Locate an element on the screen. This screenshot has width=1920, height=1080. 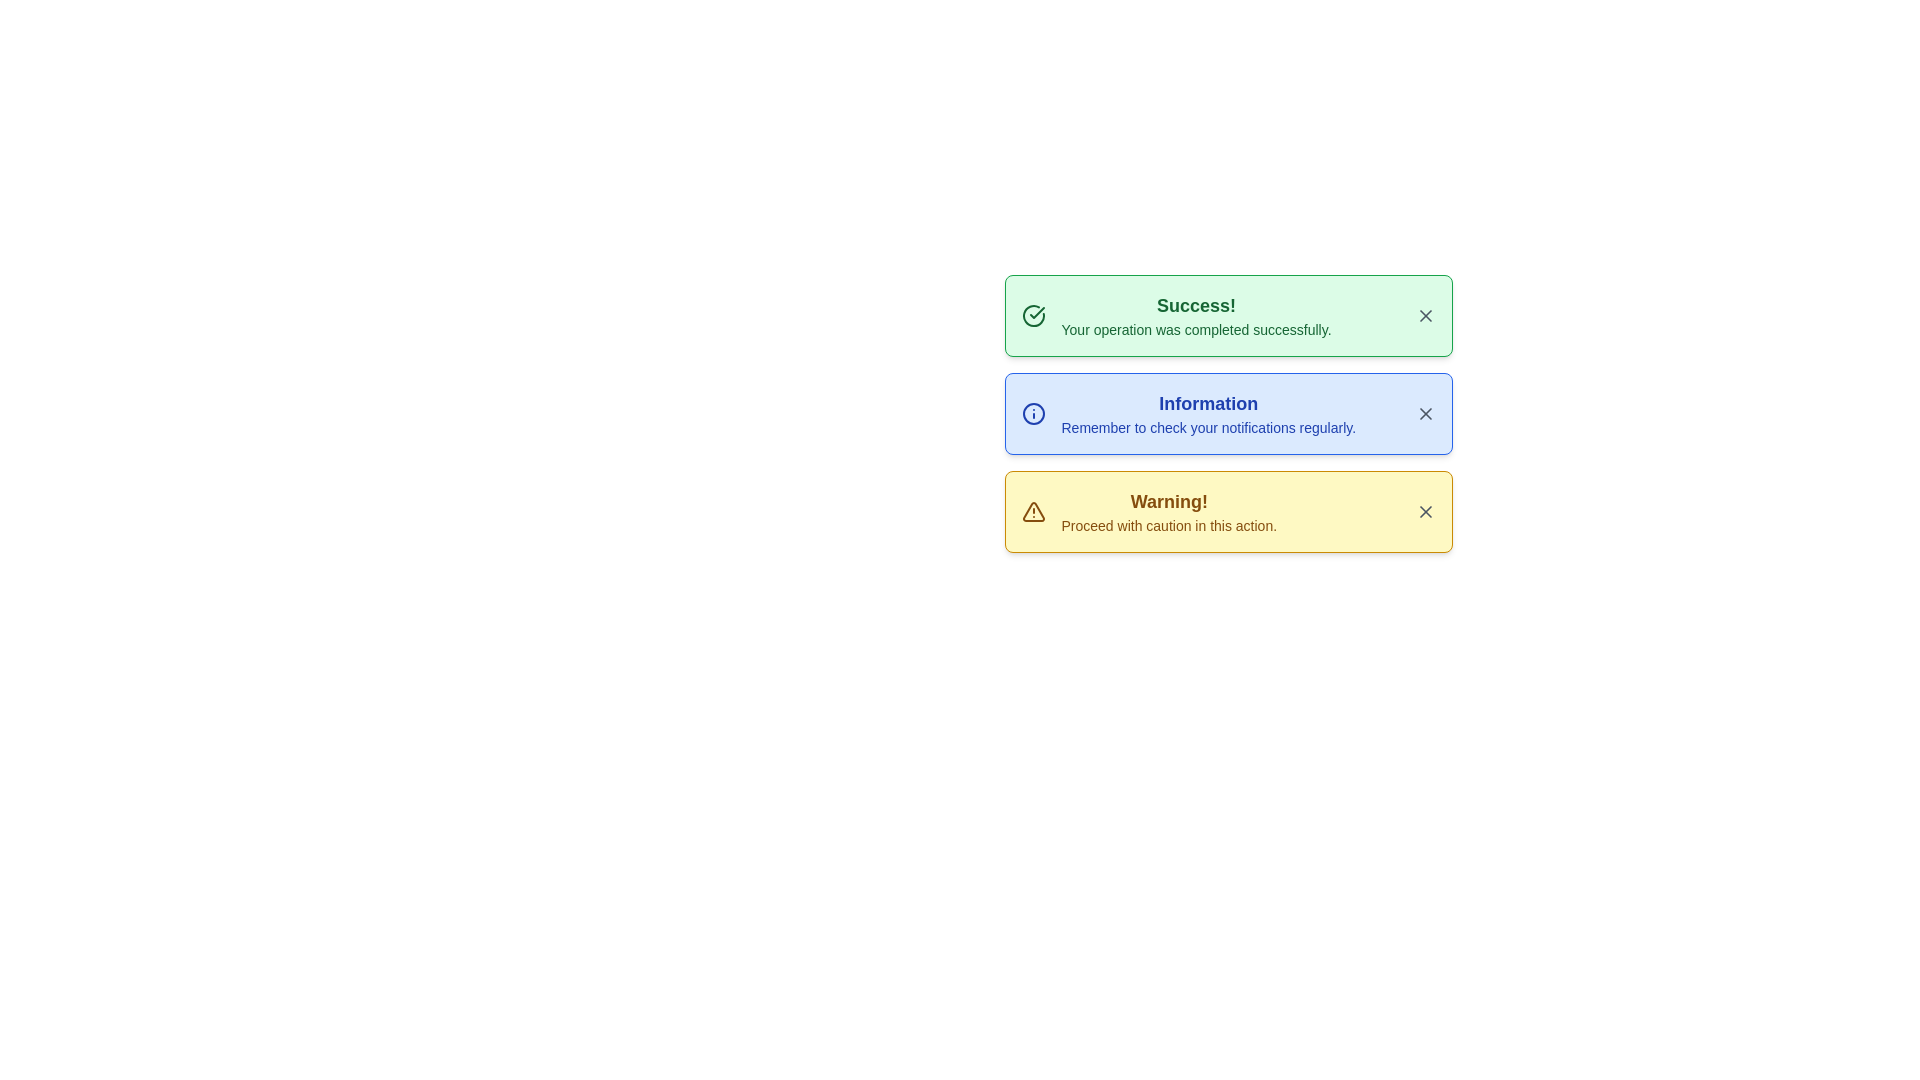
the dismiss button represented by an 'X' shape, created by two intersecting diagonal lines within the blue notification box labeled 'Information' is located at coordinates (1424, 412).